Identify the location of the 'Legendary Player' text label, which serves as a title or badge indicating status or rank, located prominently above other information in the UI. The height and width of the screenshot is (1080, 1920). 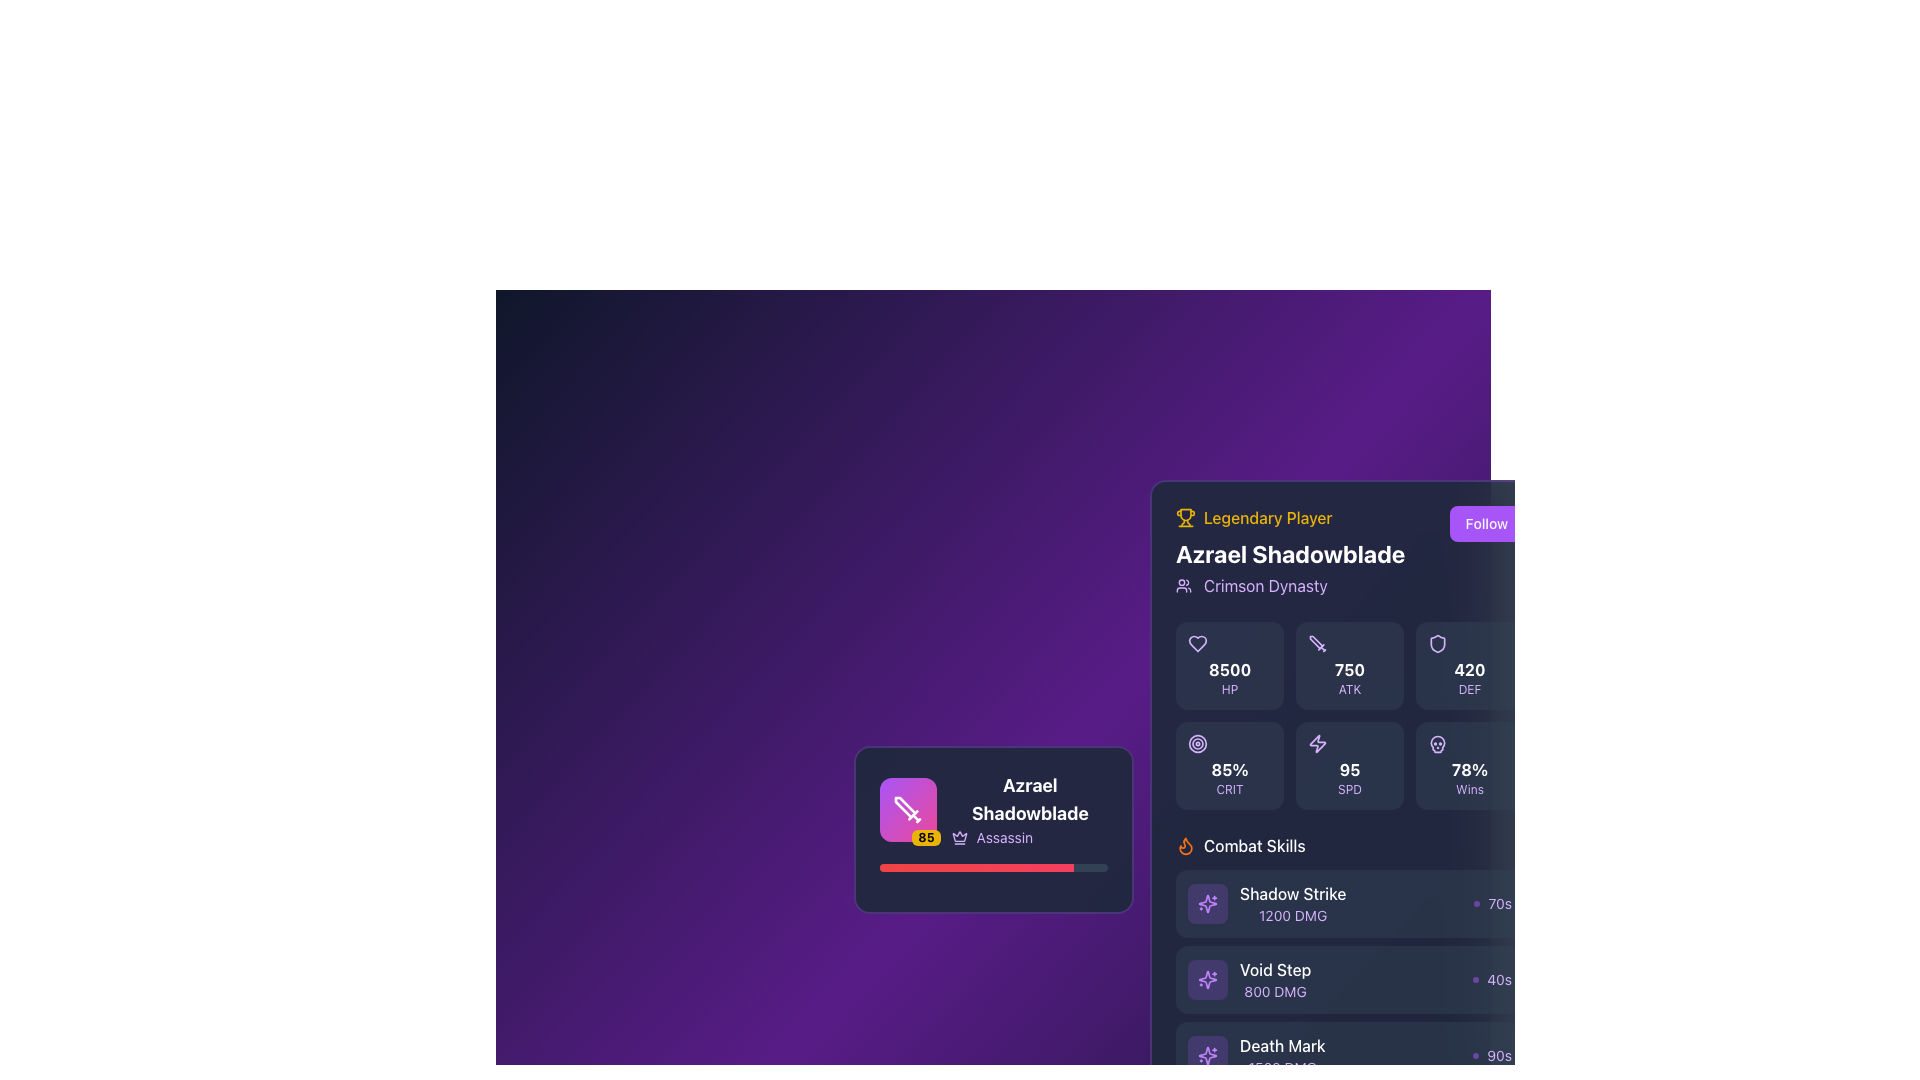
(1266, 516).